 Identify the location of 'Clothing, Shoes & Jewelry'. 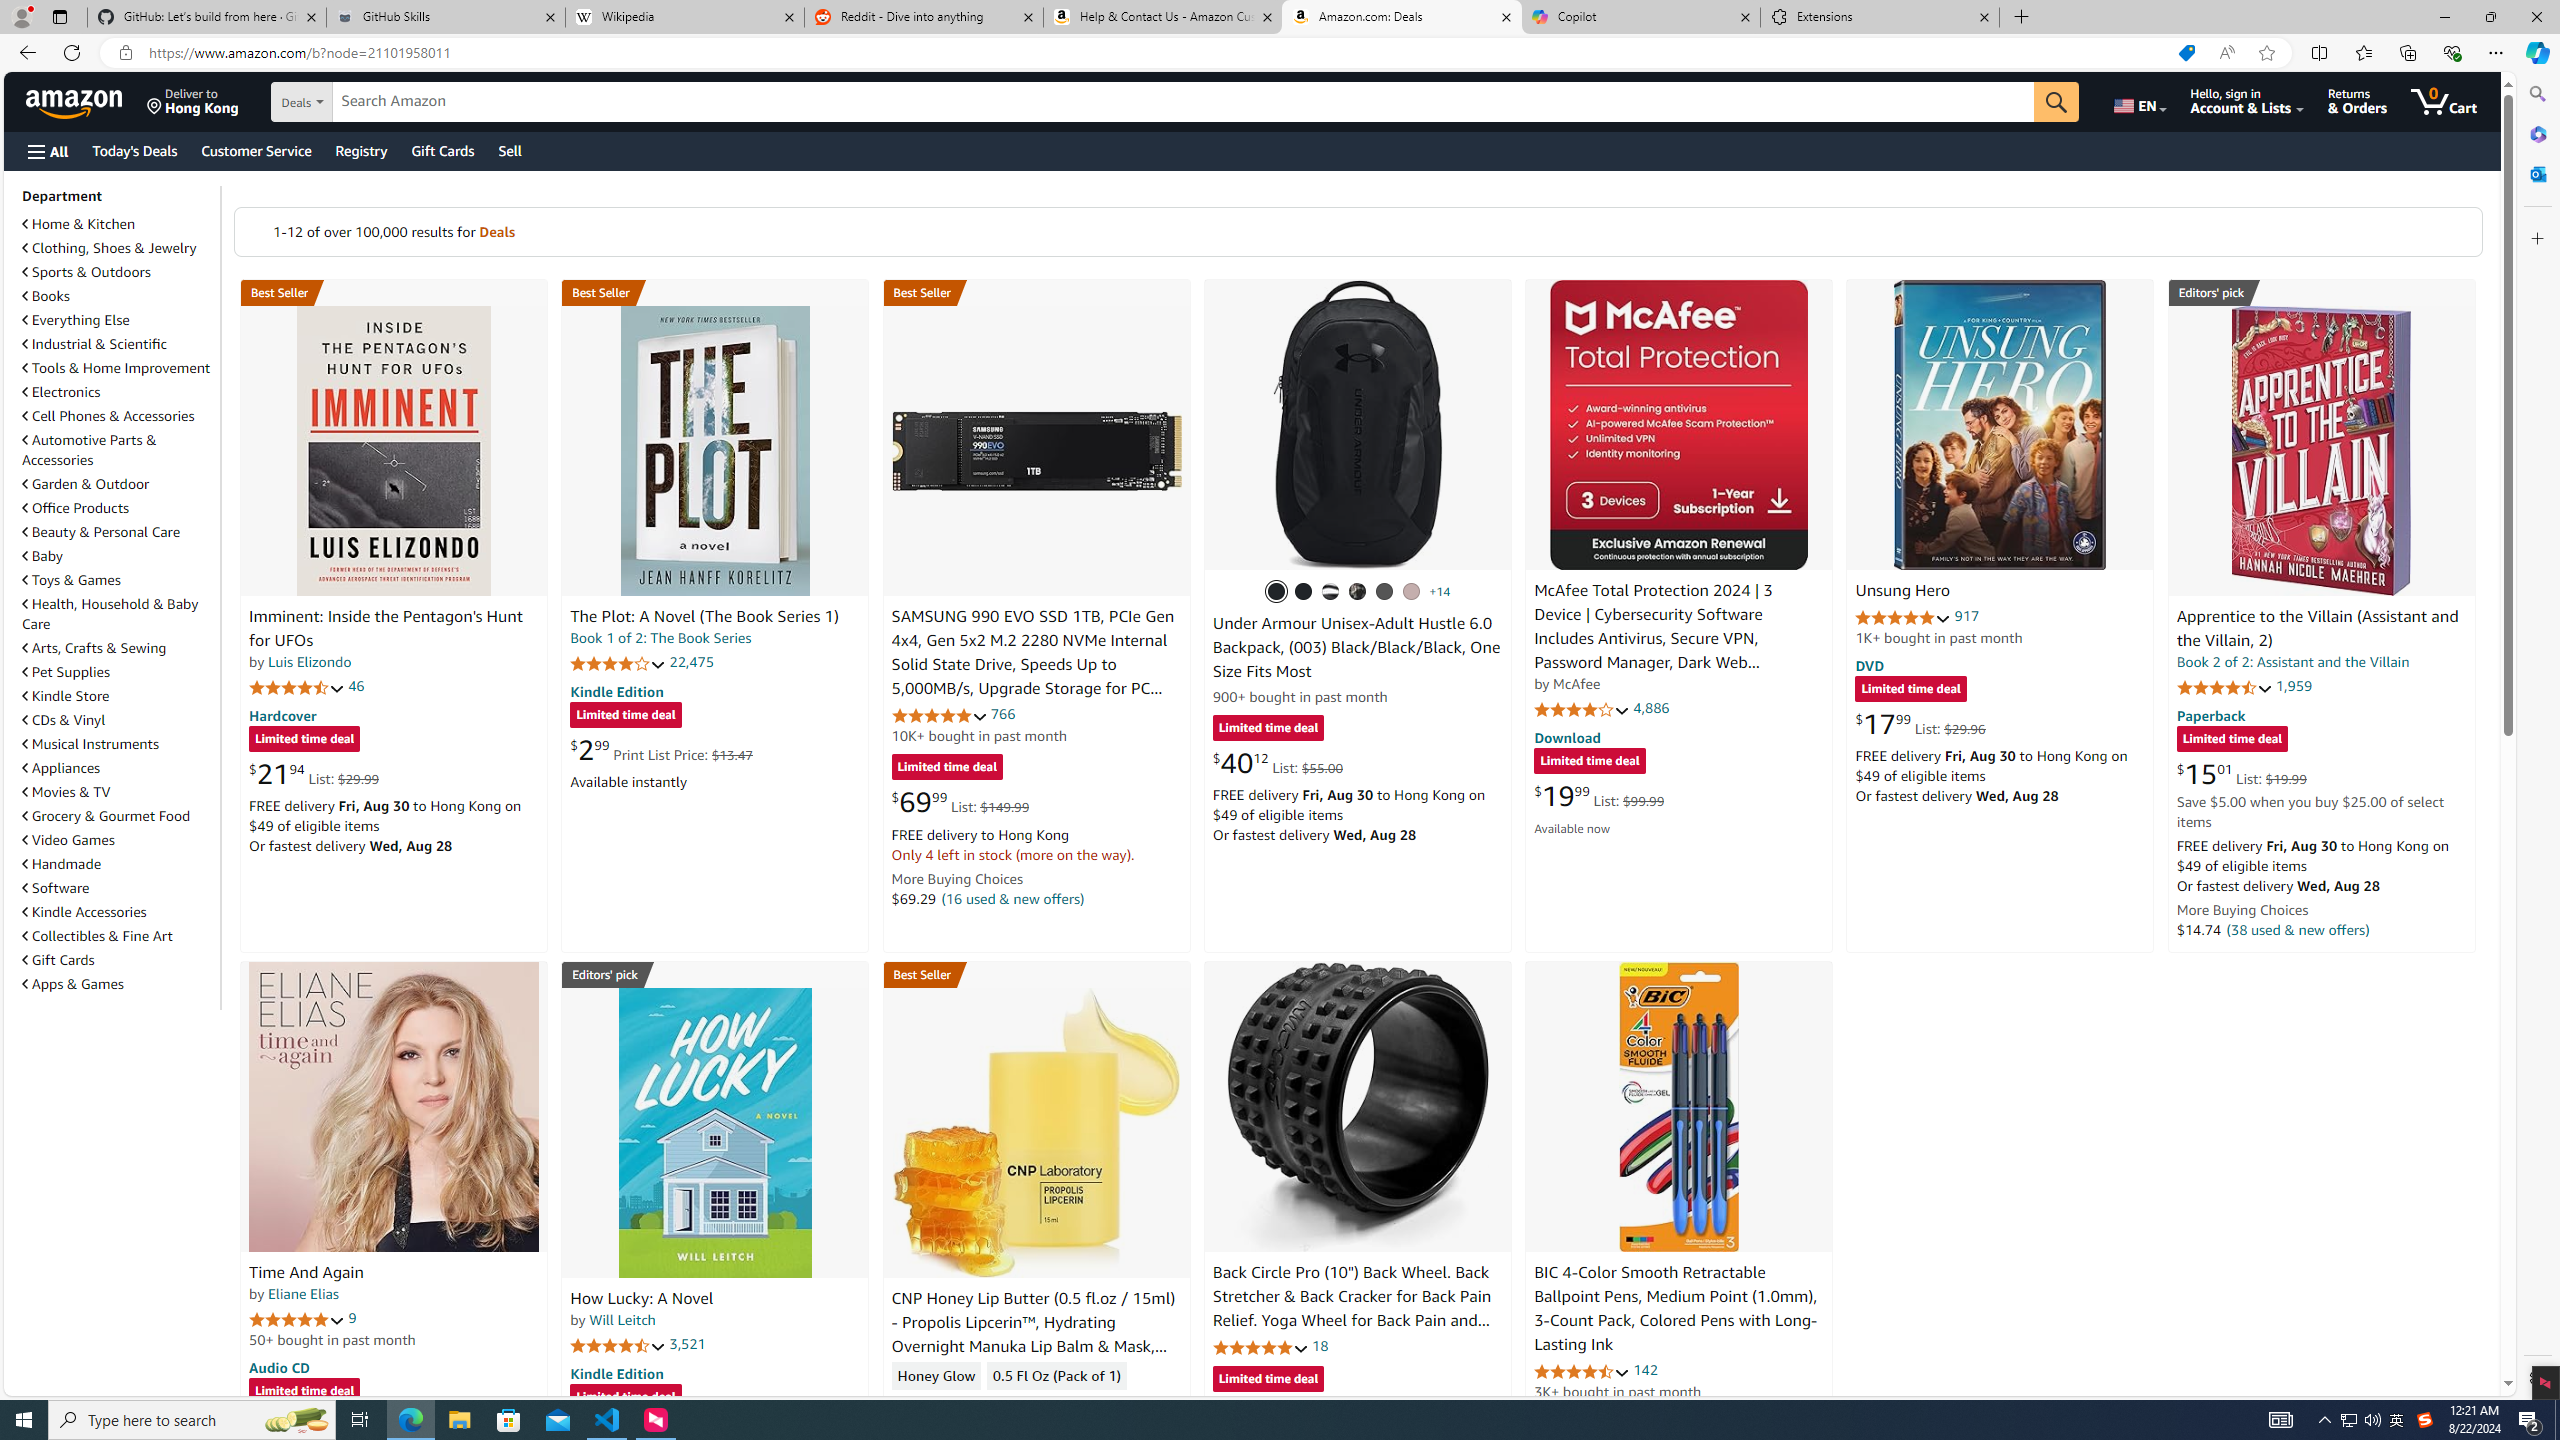
(110, 246).